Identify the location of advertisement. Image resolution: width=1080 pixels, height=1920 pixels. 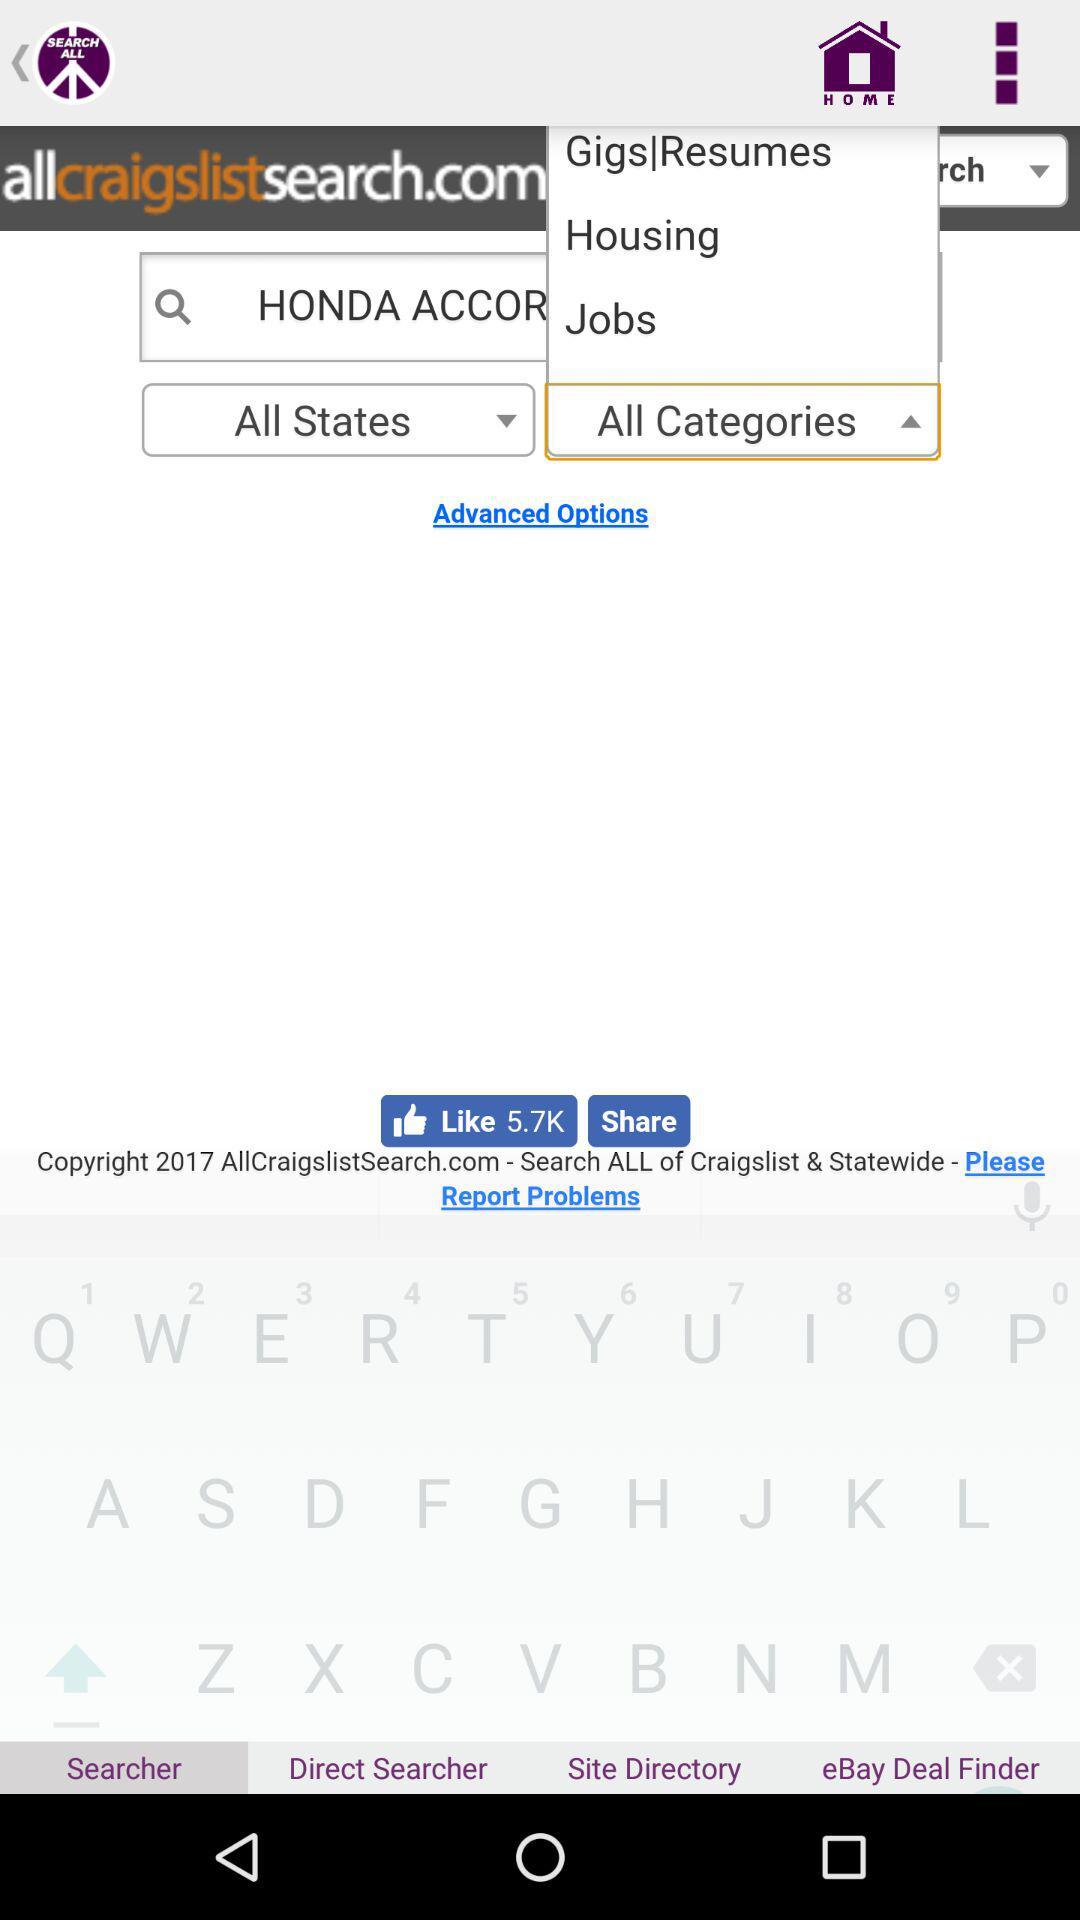
(540, 670).